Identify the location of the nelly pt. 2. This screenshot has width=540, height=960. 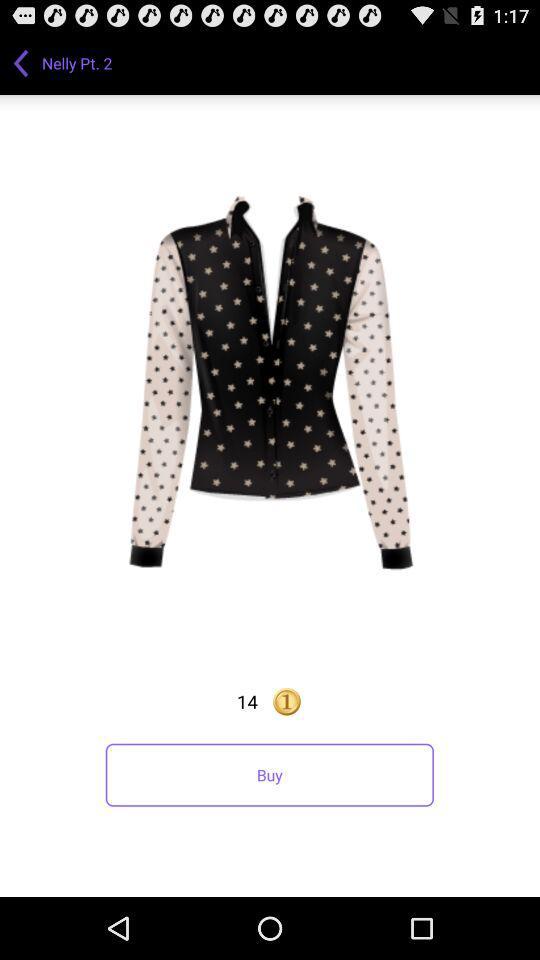
(78, 62).